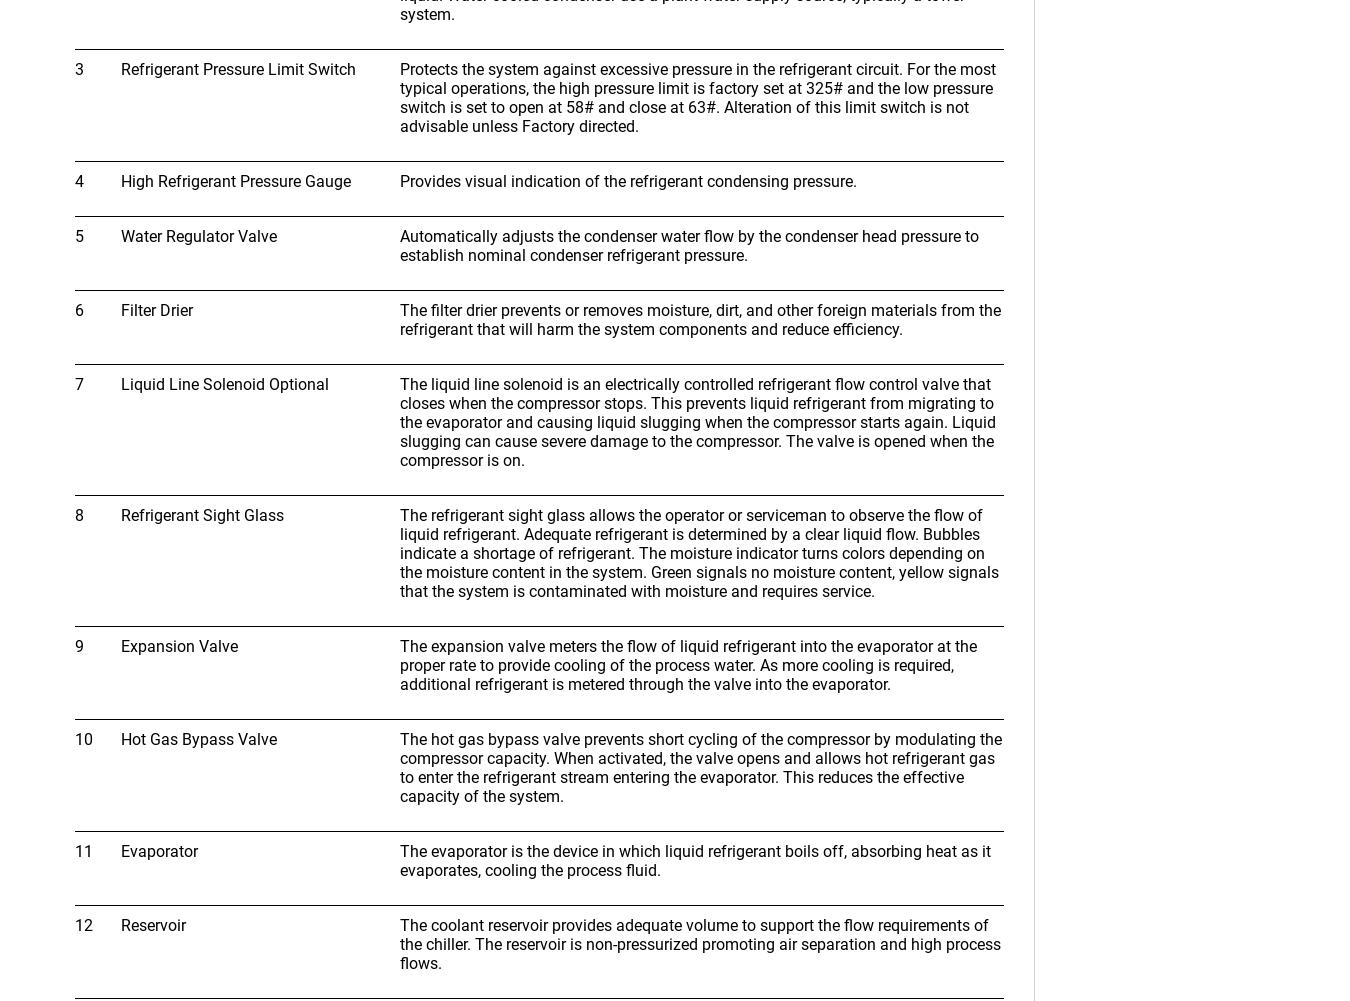  What do you see at coordinates (74, 645) in the screenshot?
I see `'9'` at bounding box center [74, 645].